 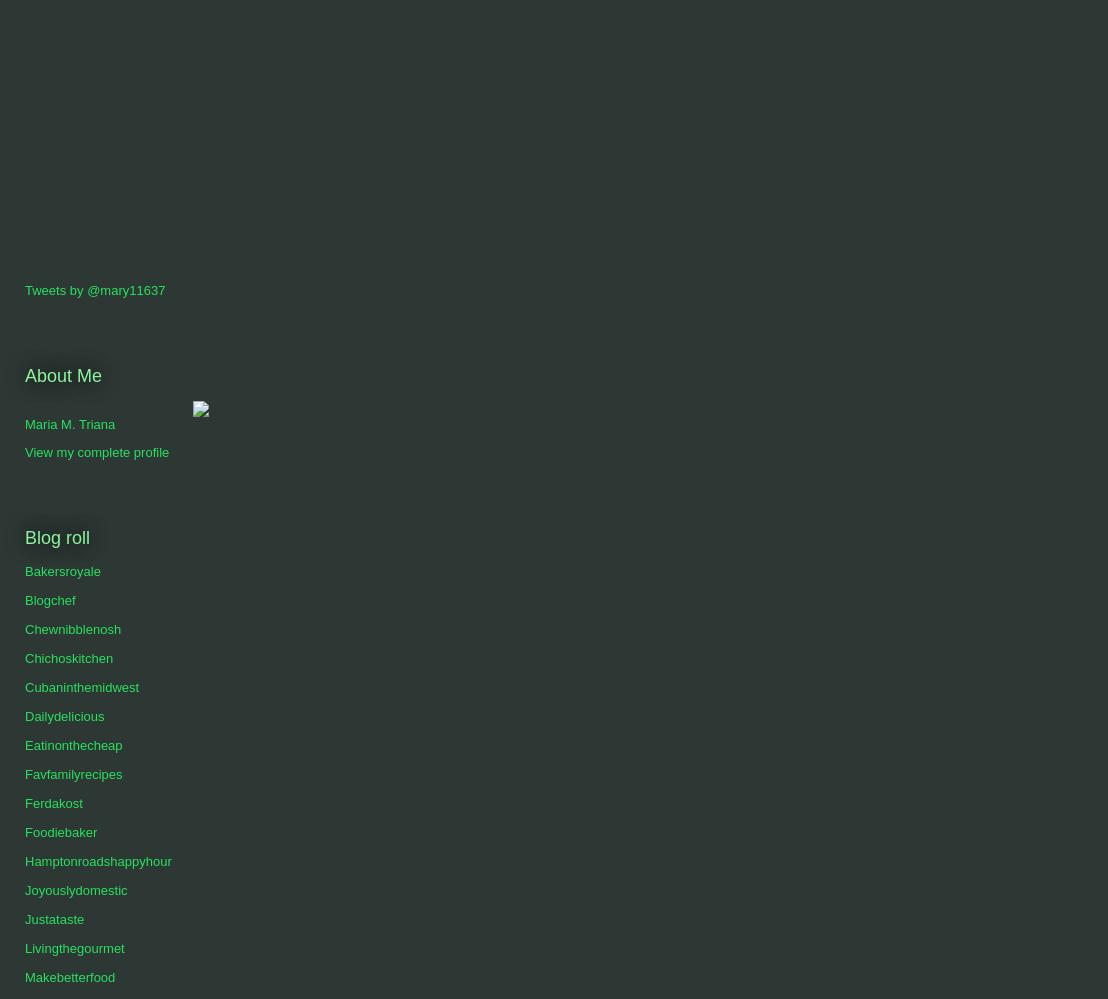 What do you see at coordinates (25, 571) in the screenshot?
I see `'Bakersroyale'` at bounding box center [25, 571].